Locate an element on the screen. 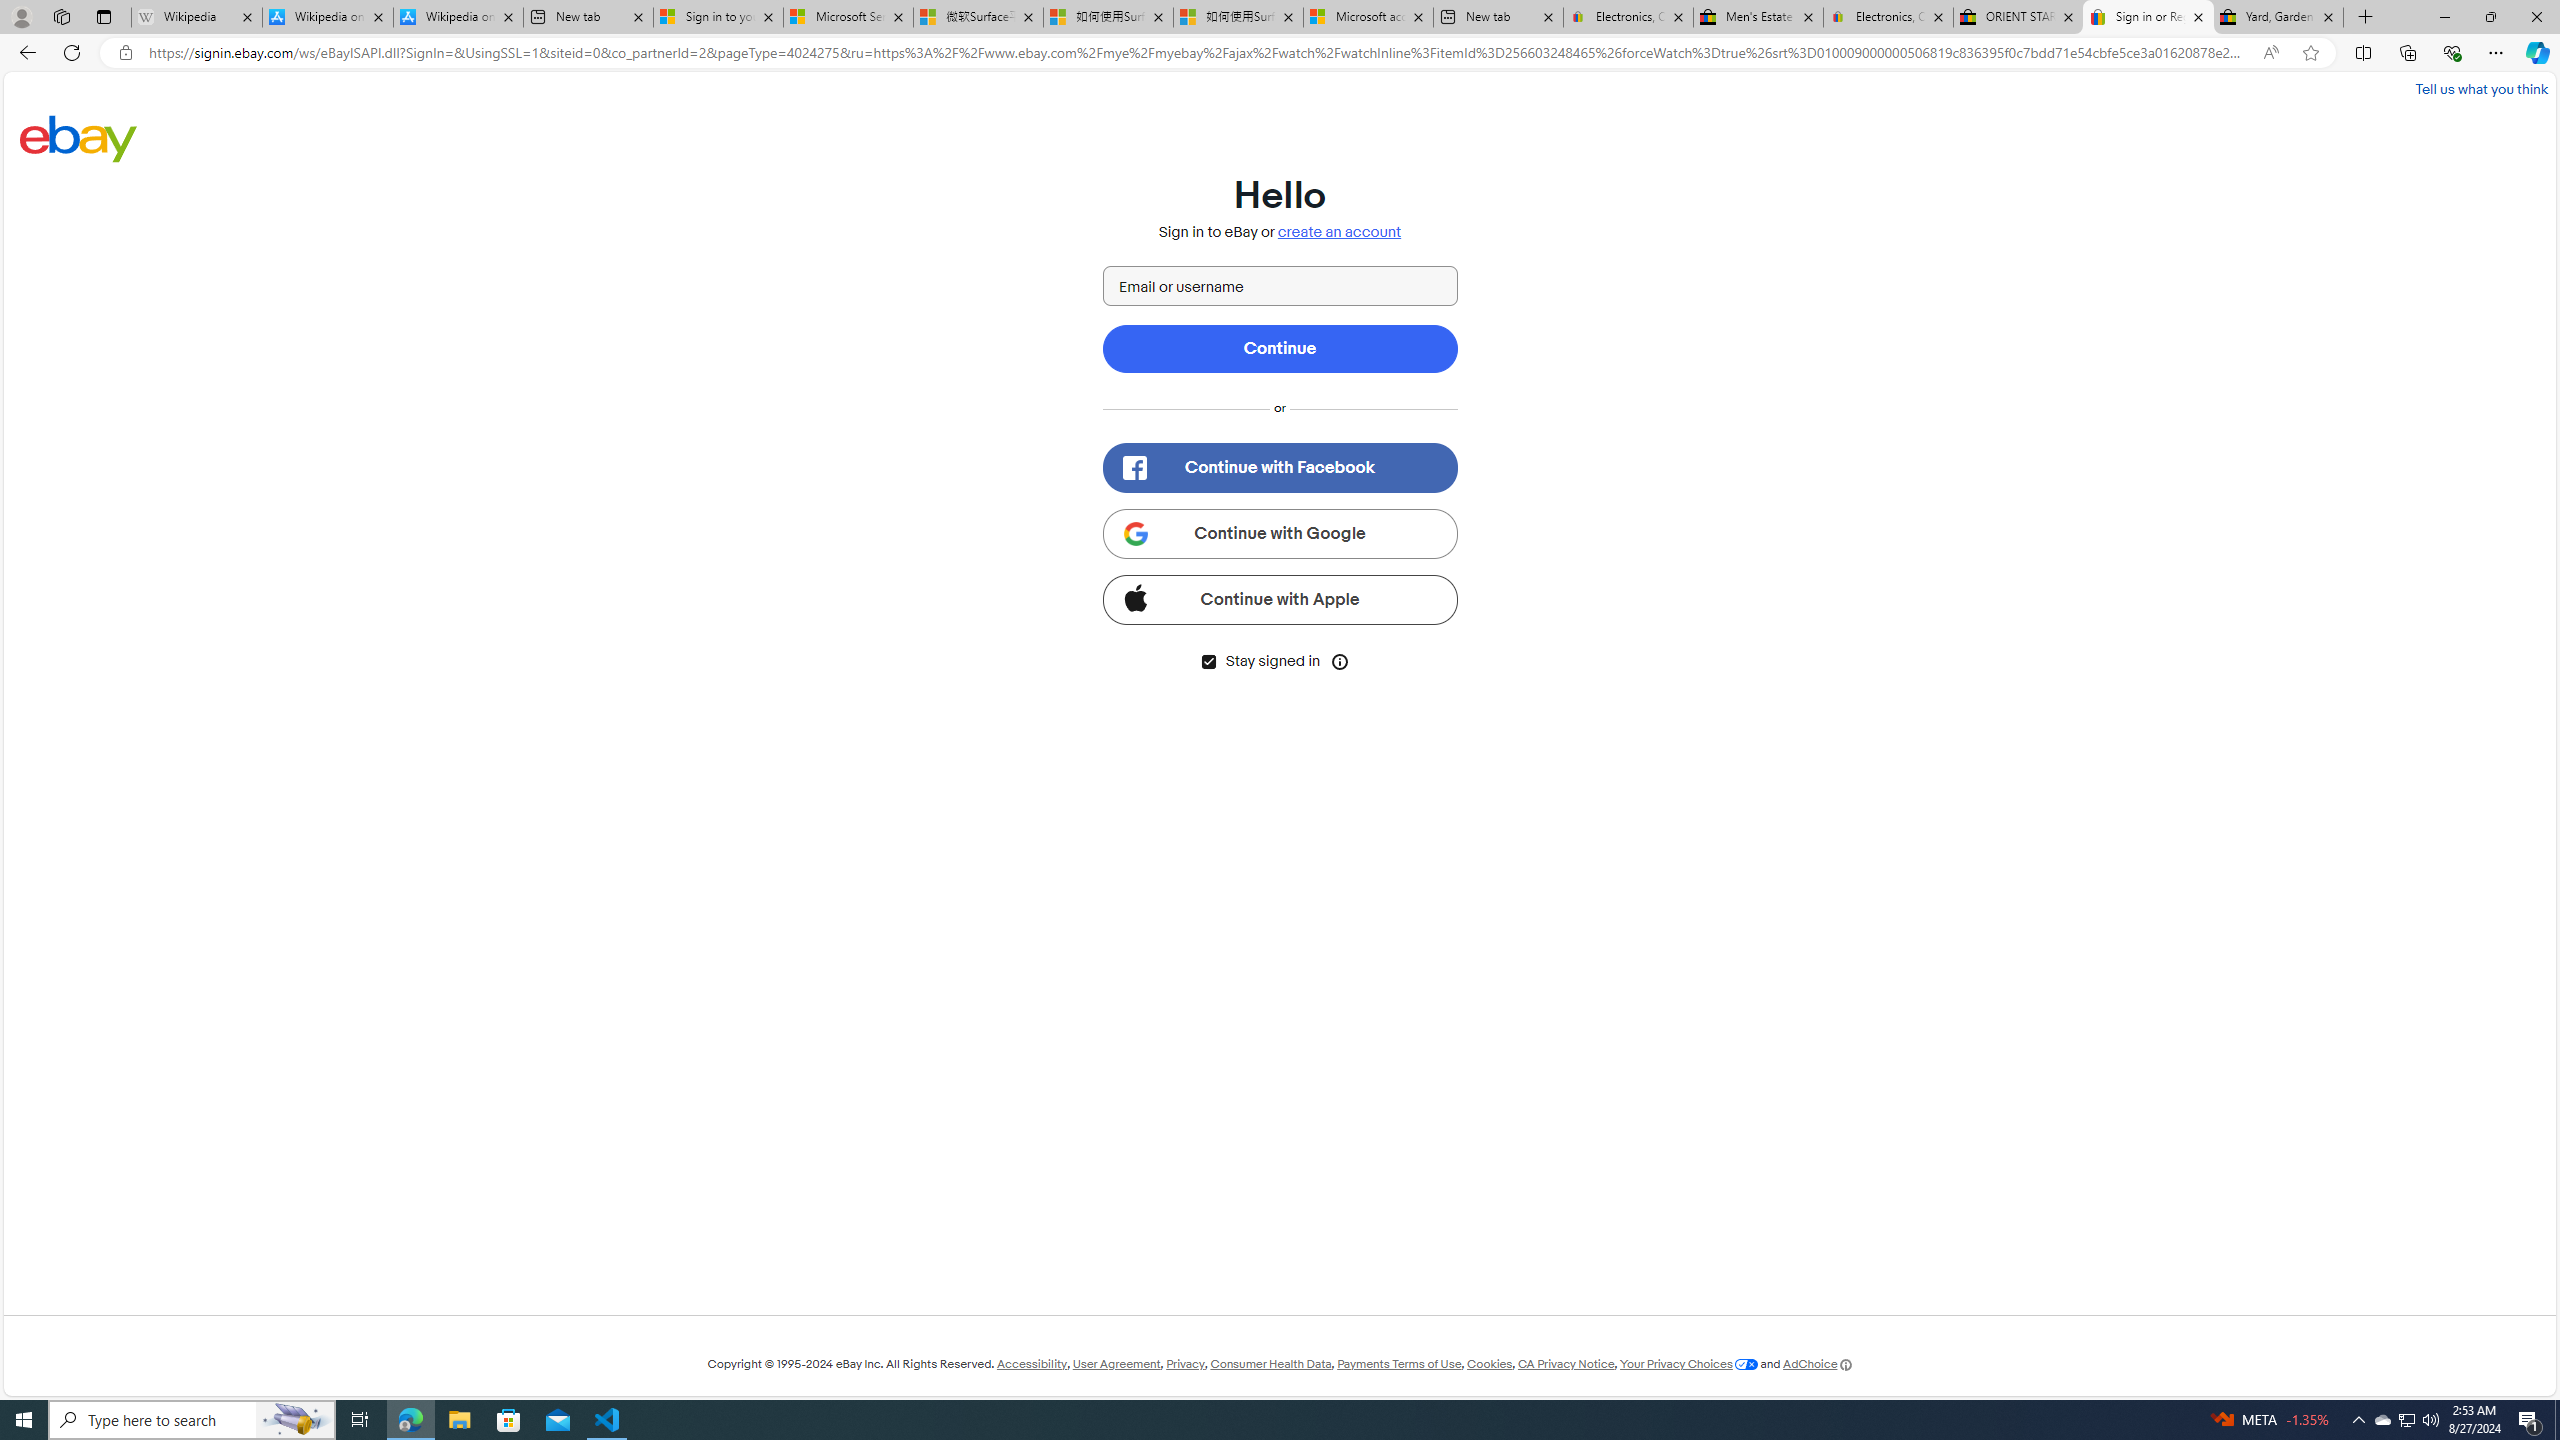 The height and width of the screenshot is (1440, 2560). 'Accessibility' is located at coordinates (1031, 1363).